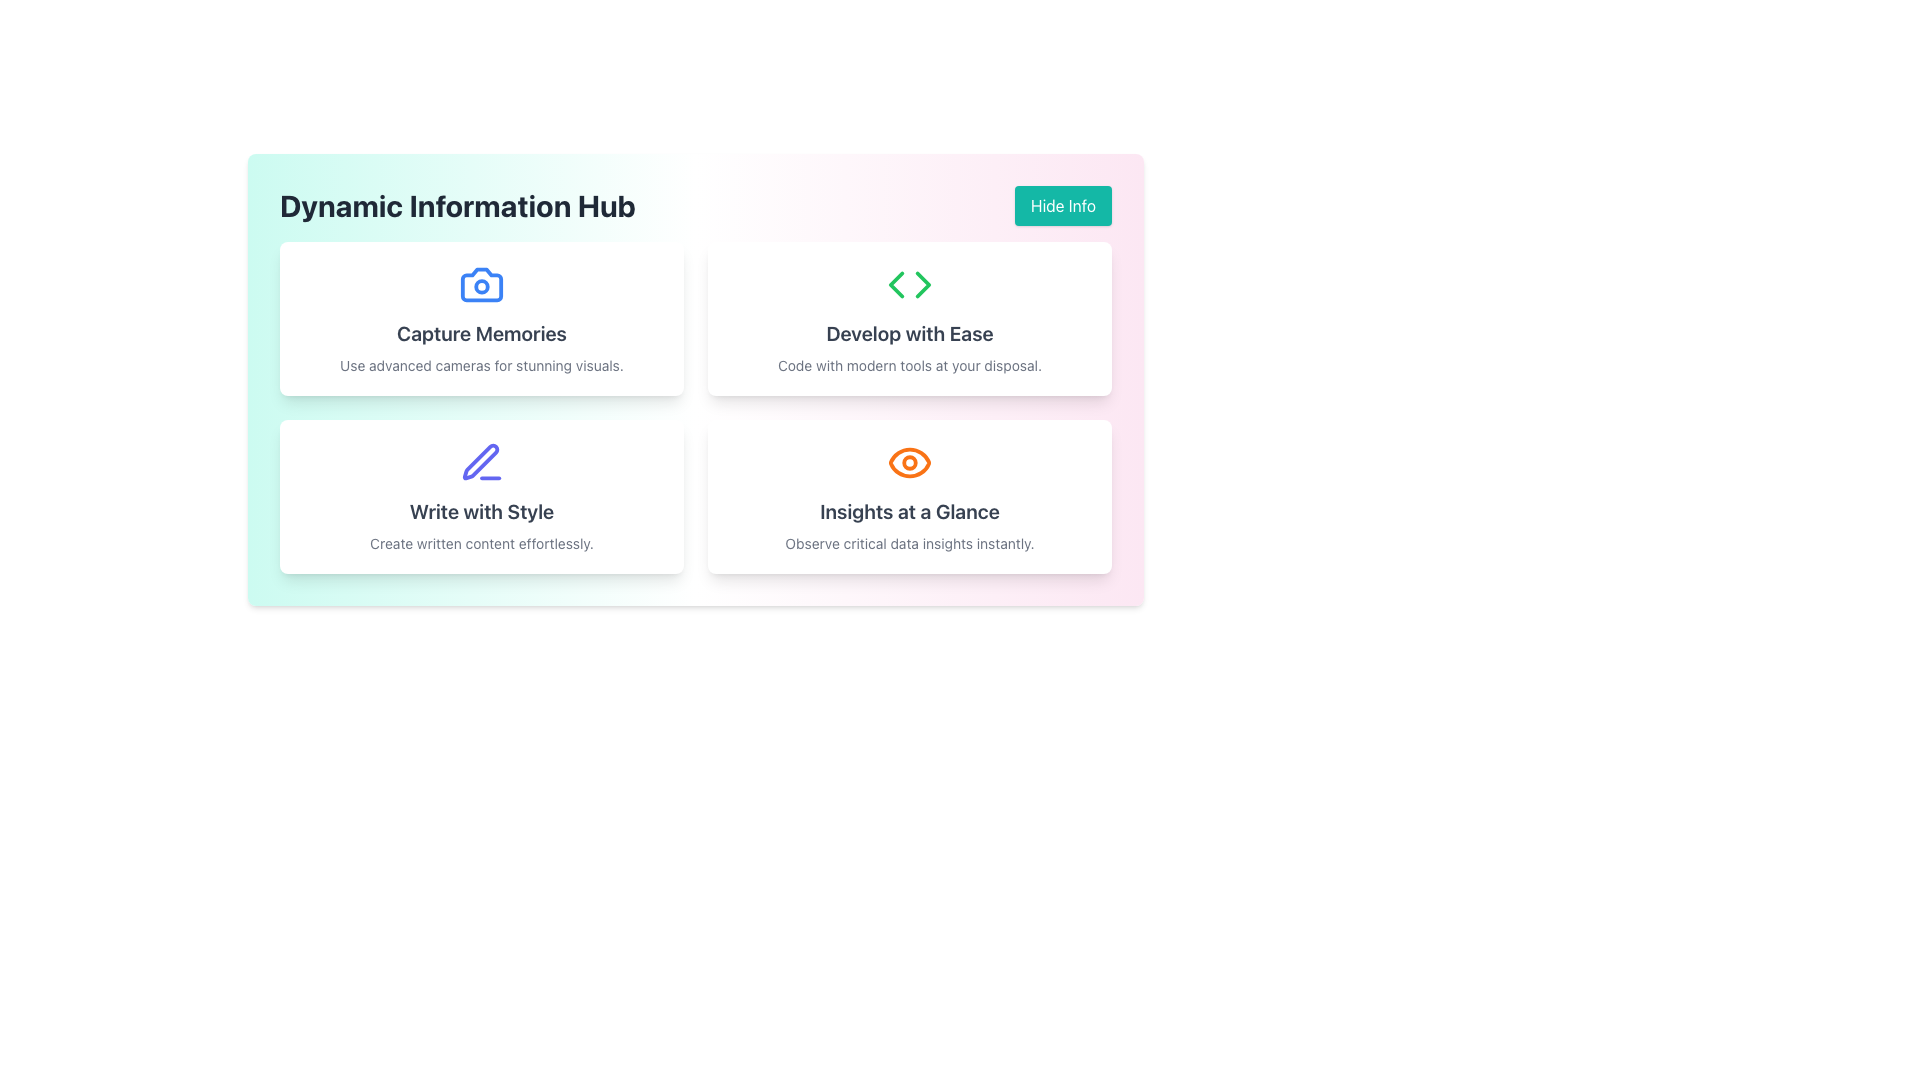 The image size is (1920, 1080). What do you see at coordinates (481, 285) in the screenshot?
I see `the 'Capture Memories' icon which represents photography functionalities, located at the center of the card in the top-left corner of the grid layout` at bounding box center [481, 285].